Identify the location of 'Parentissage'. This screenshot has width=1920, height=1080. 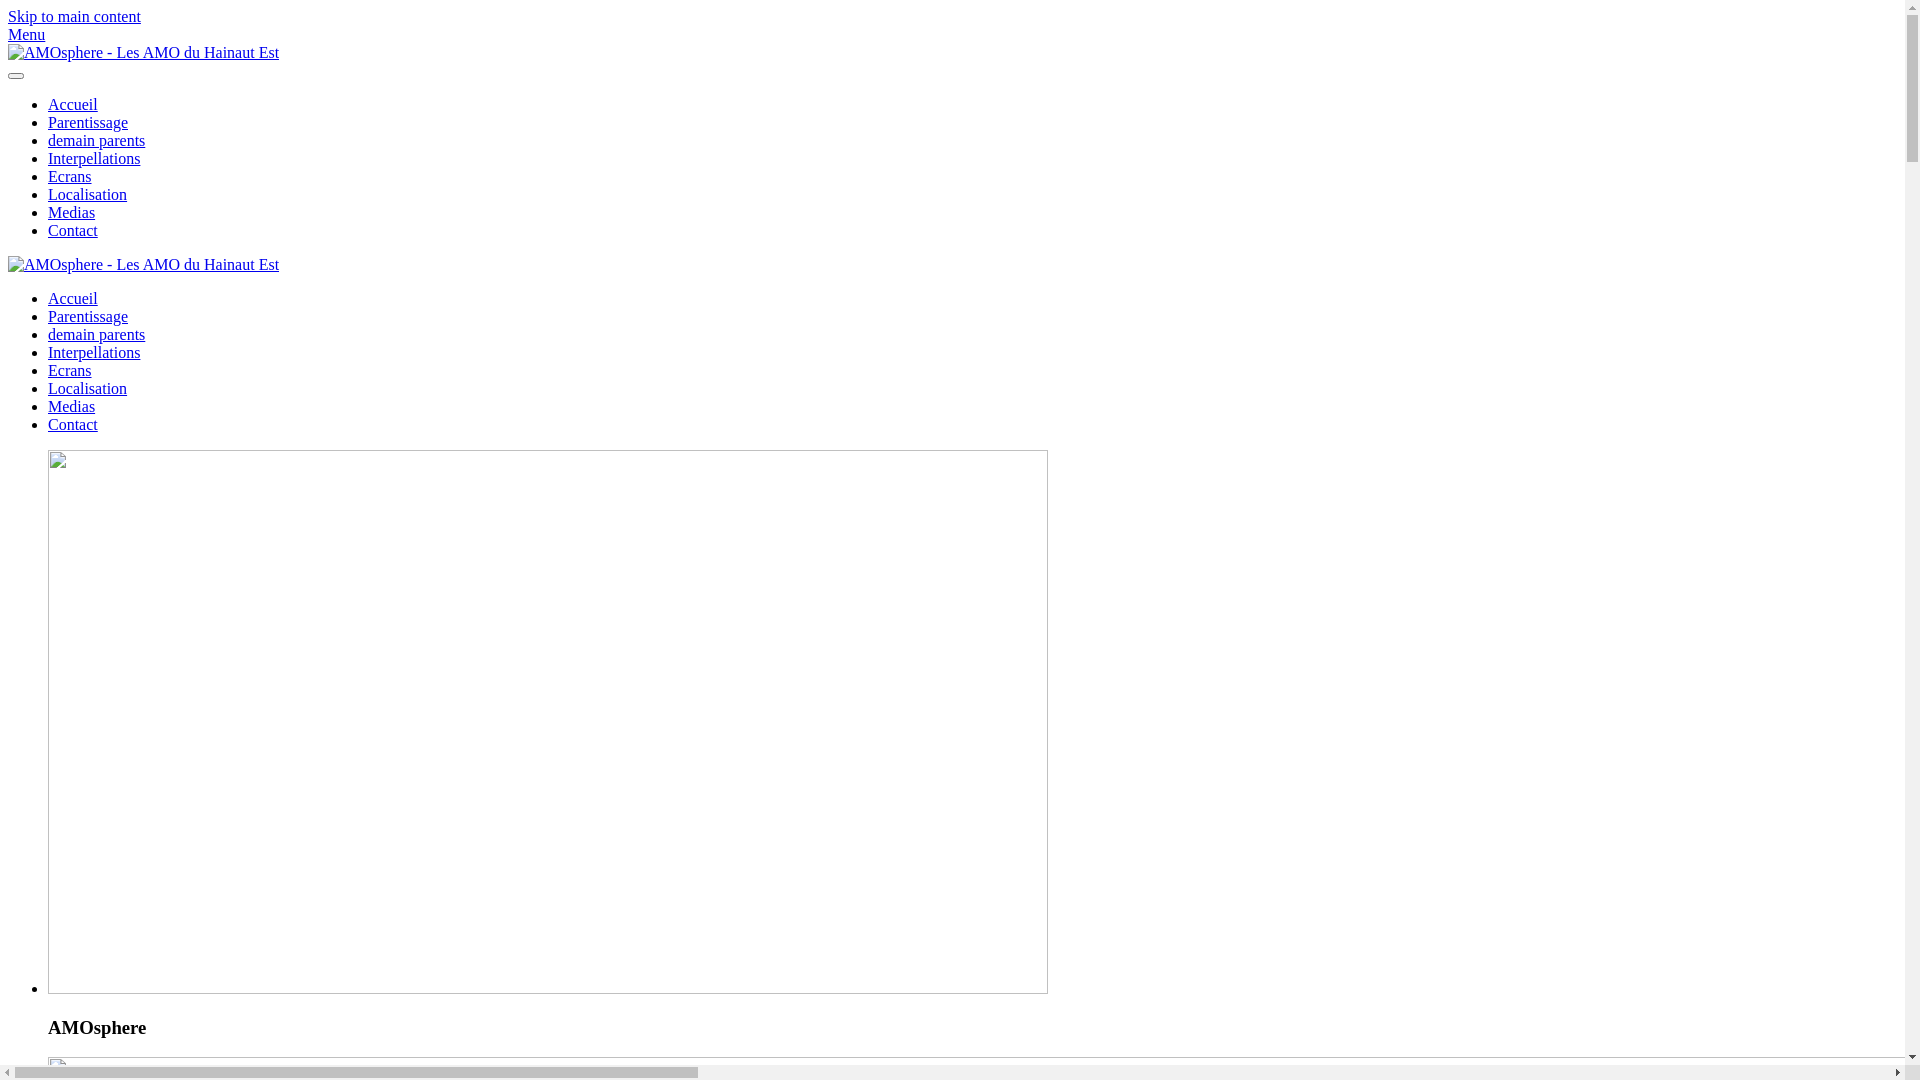
(86, 122).